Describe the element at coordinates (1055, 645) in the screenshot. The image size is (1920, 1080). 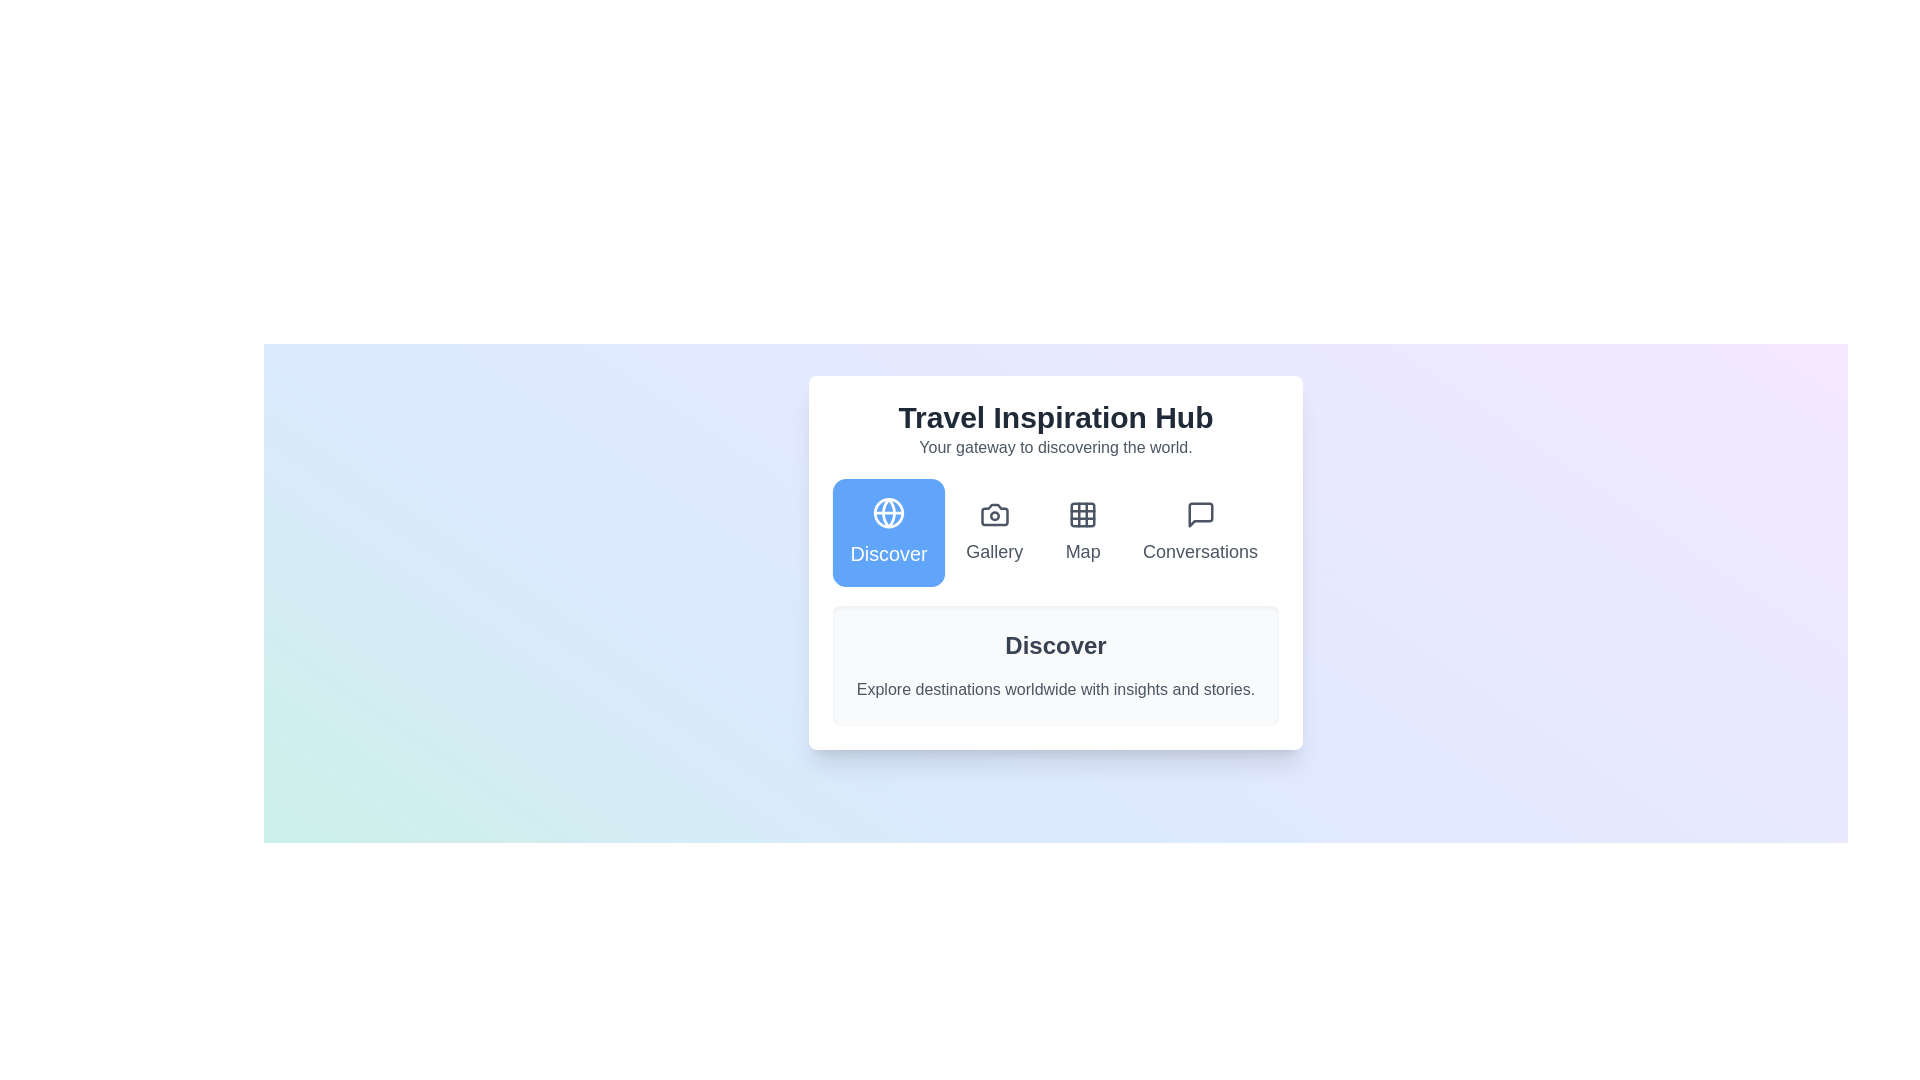
I see `text from the 'Discover' text label, which is displayed in a large, bold font with gray color on a light-gray background` at that location.